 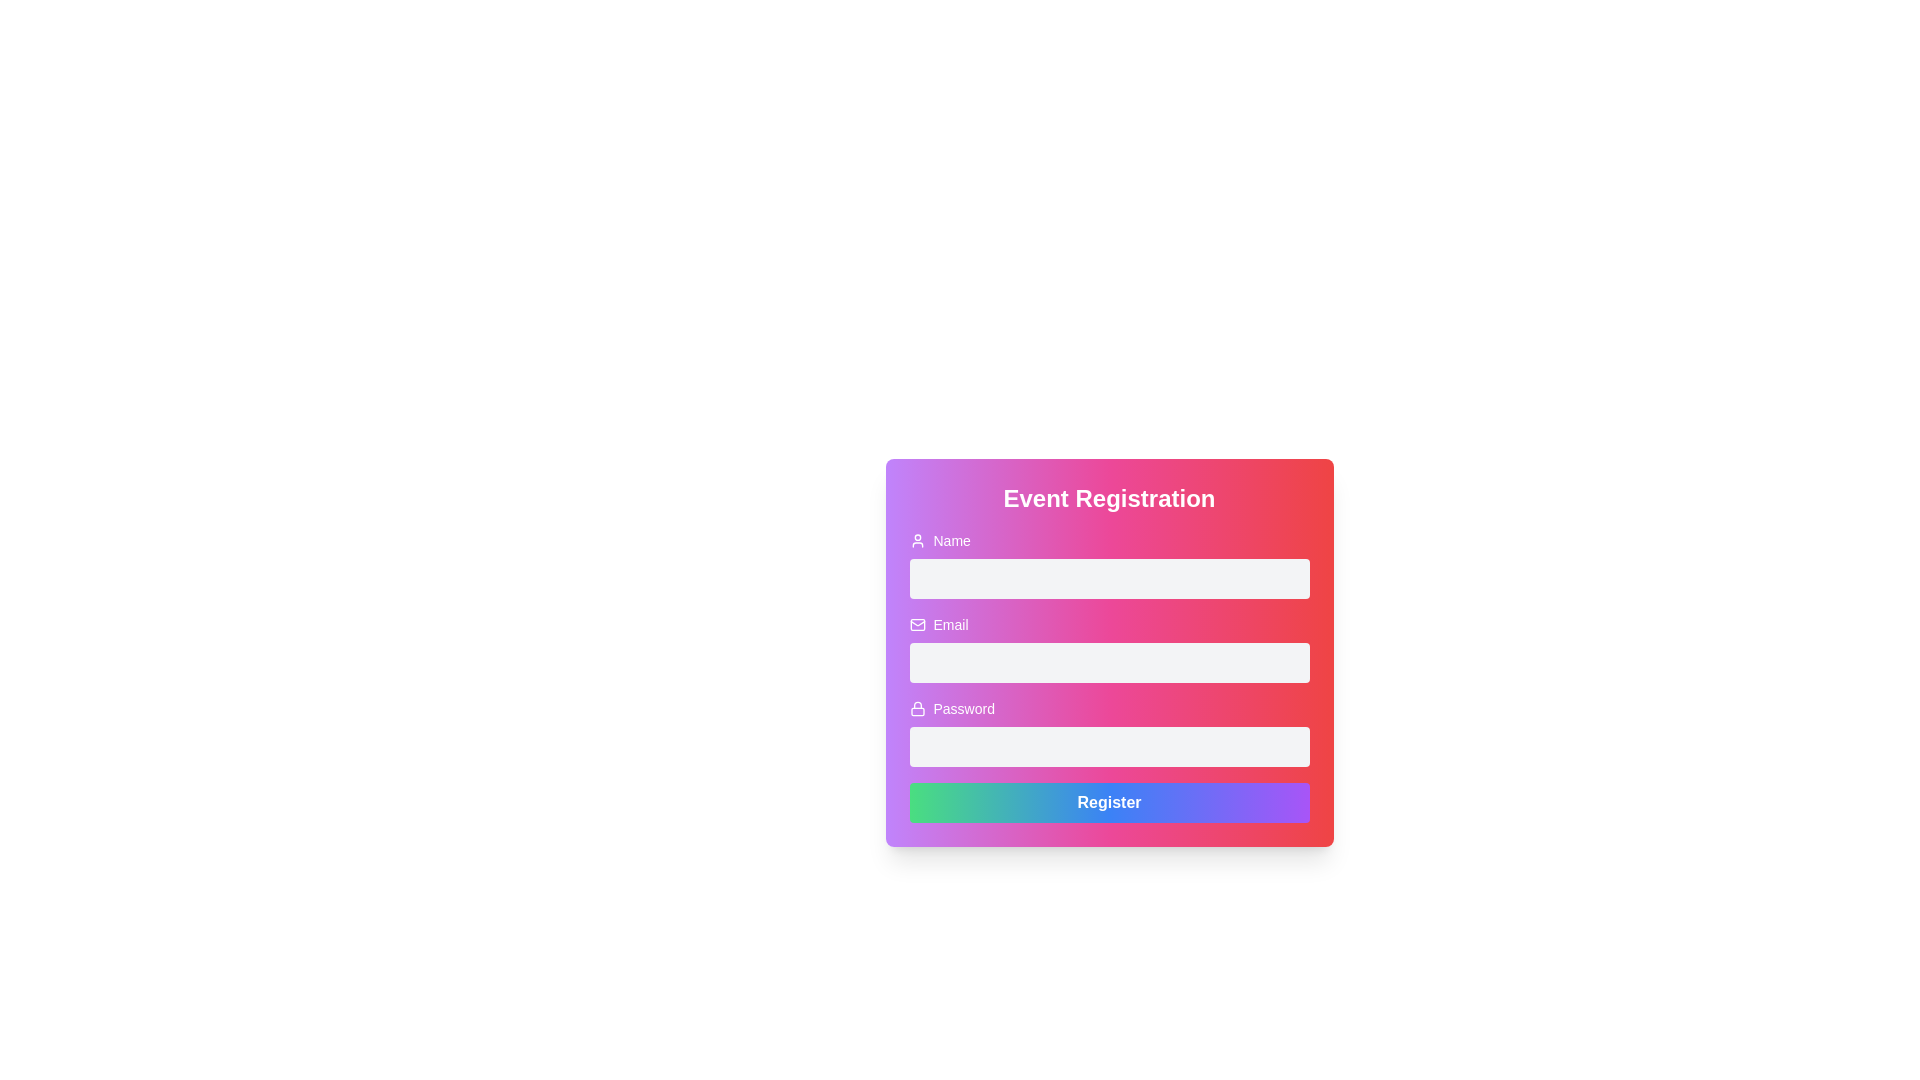 What do you see at coordinates (1108, 648) in the screenshot?
I see `to focus on the email input field located between the Name and Password fields in the registration form` at bounding box center [1108, 648].